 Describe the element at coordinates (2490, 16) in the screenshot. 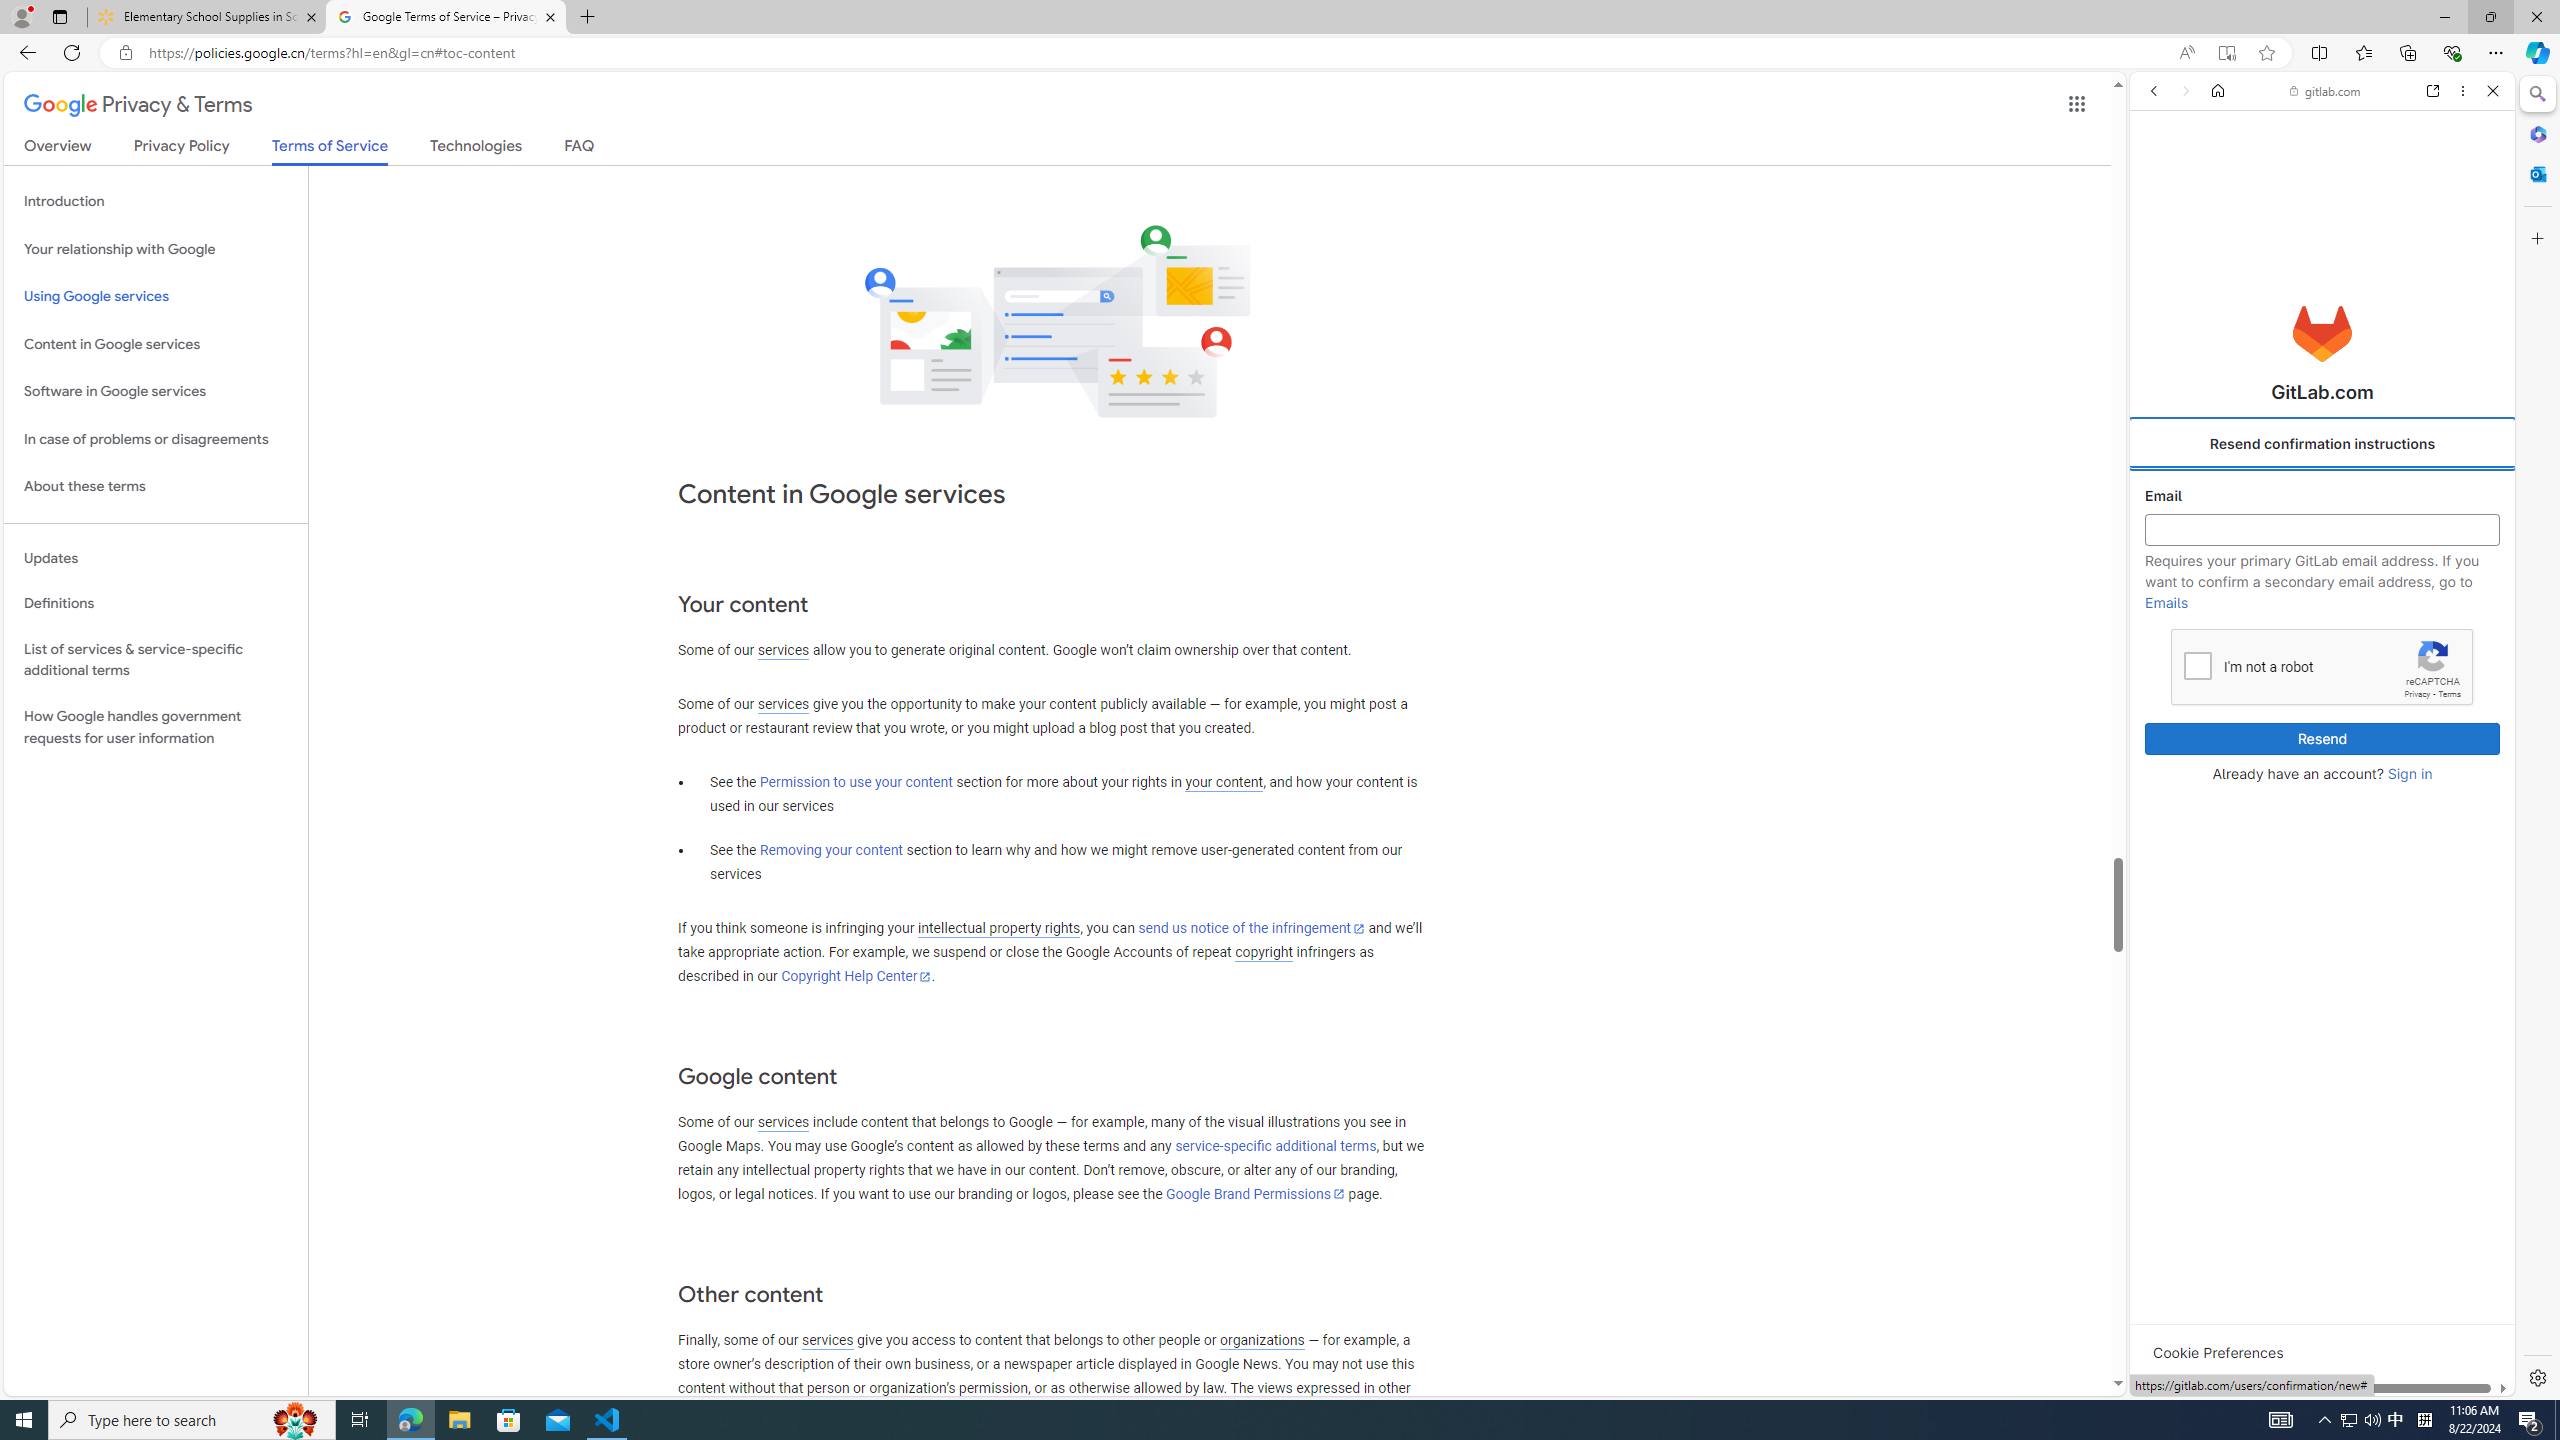

I see `'Restore'` at that location.